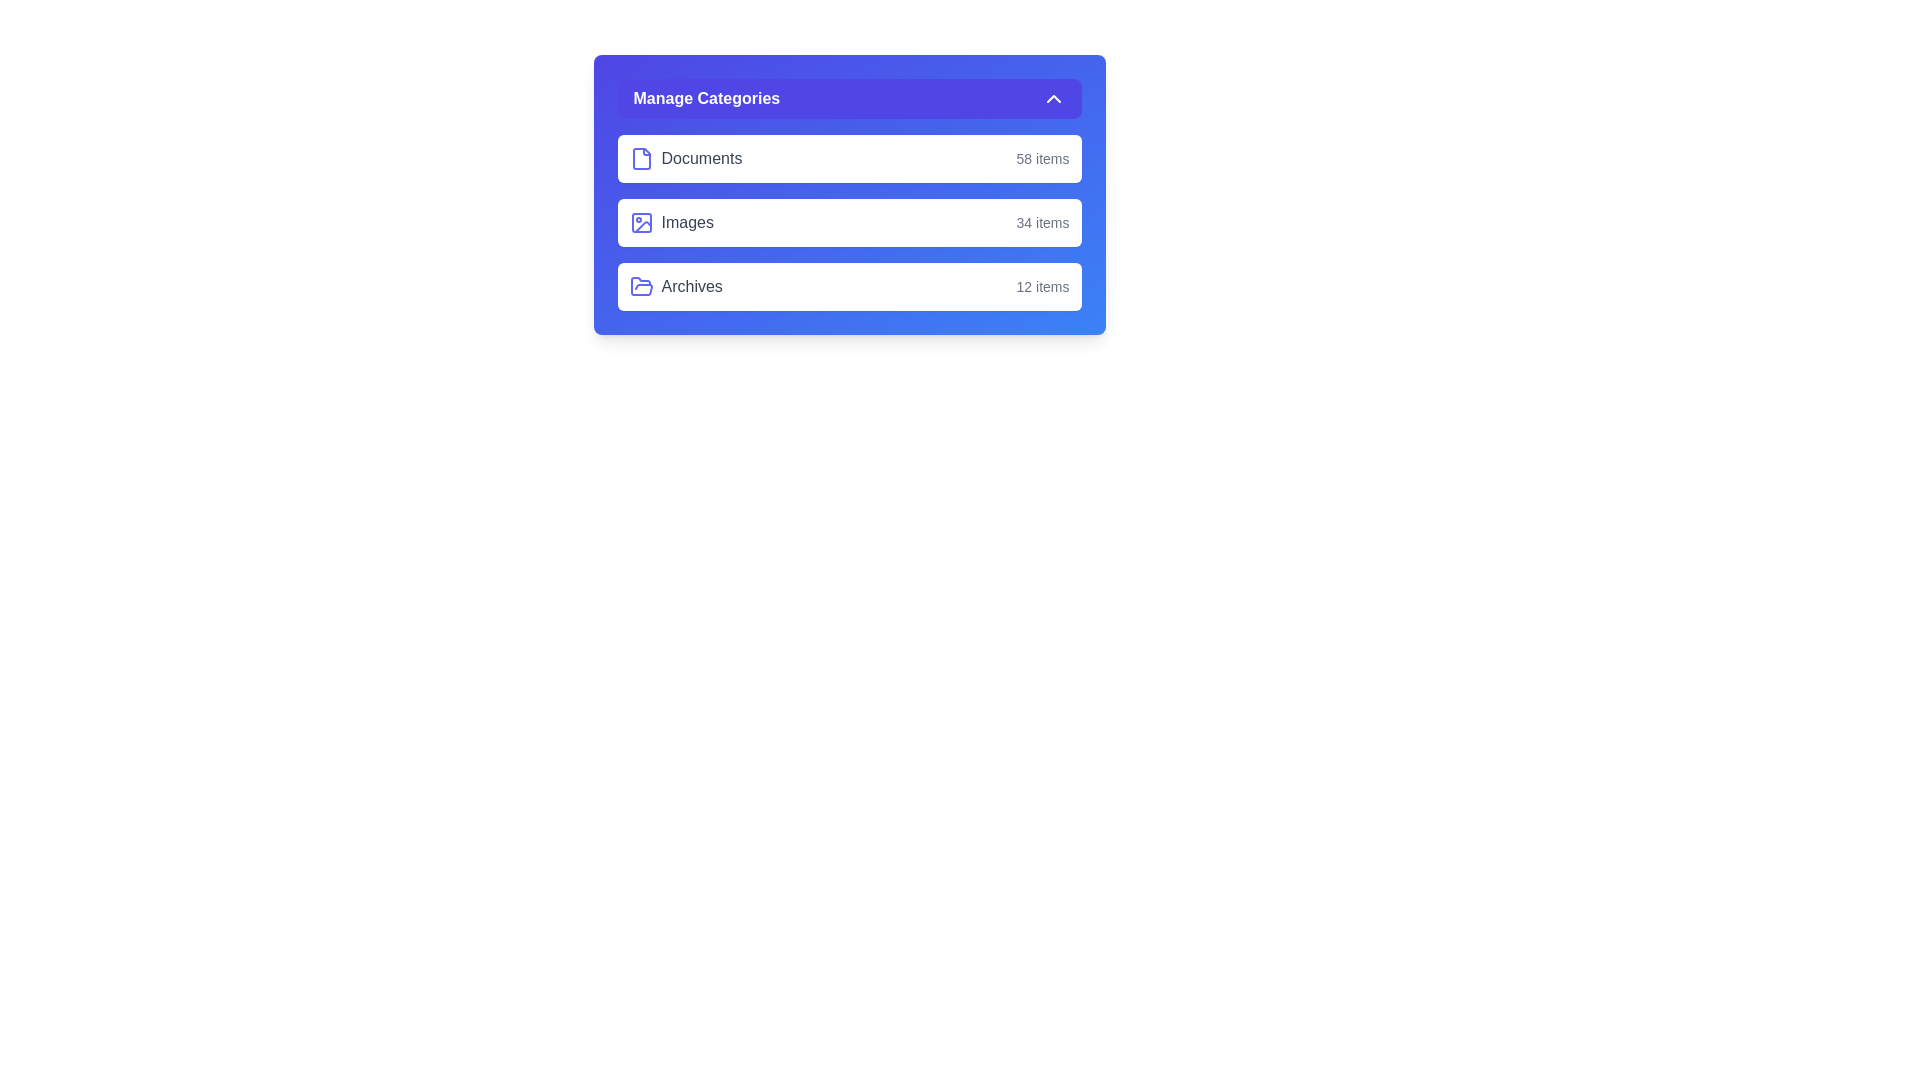 The width and height of the screenshot is (1920, 1080). What do you see at coordinates (849, 99) in the screenshot?
I see `toggle button to expand or collapse the menu` at bounding box center [849, 99].